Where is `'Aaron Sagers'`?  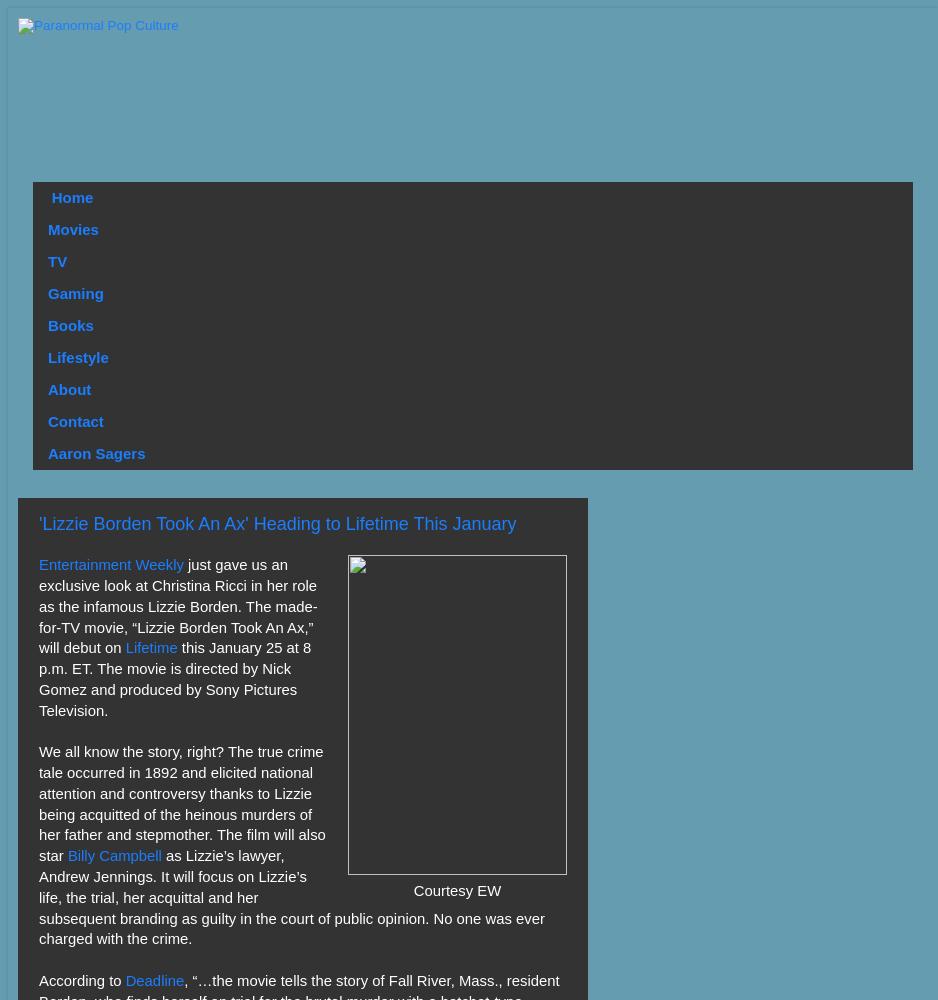
'Aaron Sagers' is located at coordinates (96, 452).